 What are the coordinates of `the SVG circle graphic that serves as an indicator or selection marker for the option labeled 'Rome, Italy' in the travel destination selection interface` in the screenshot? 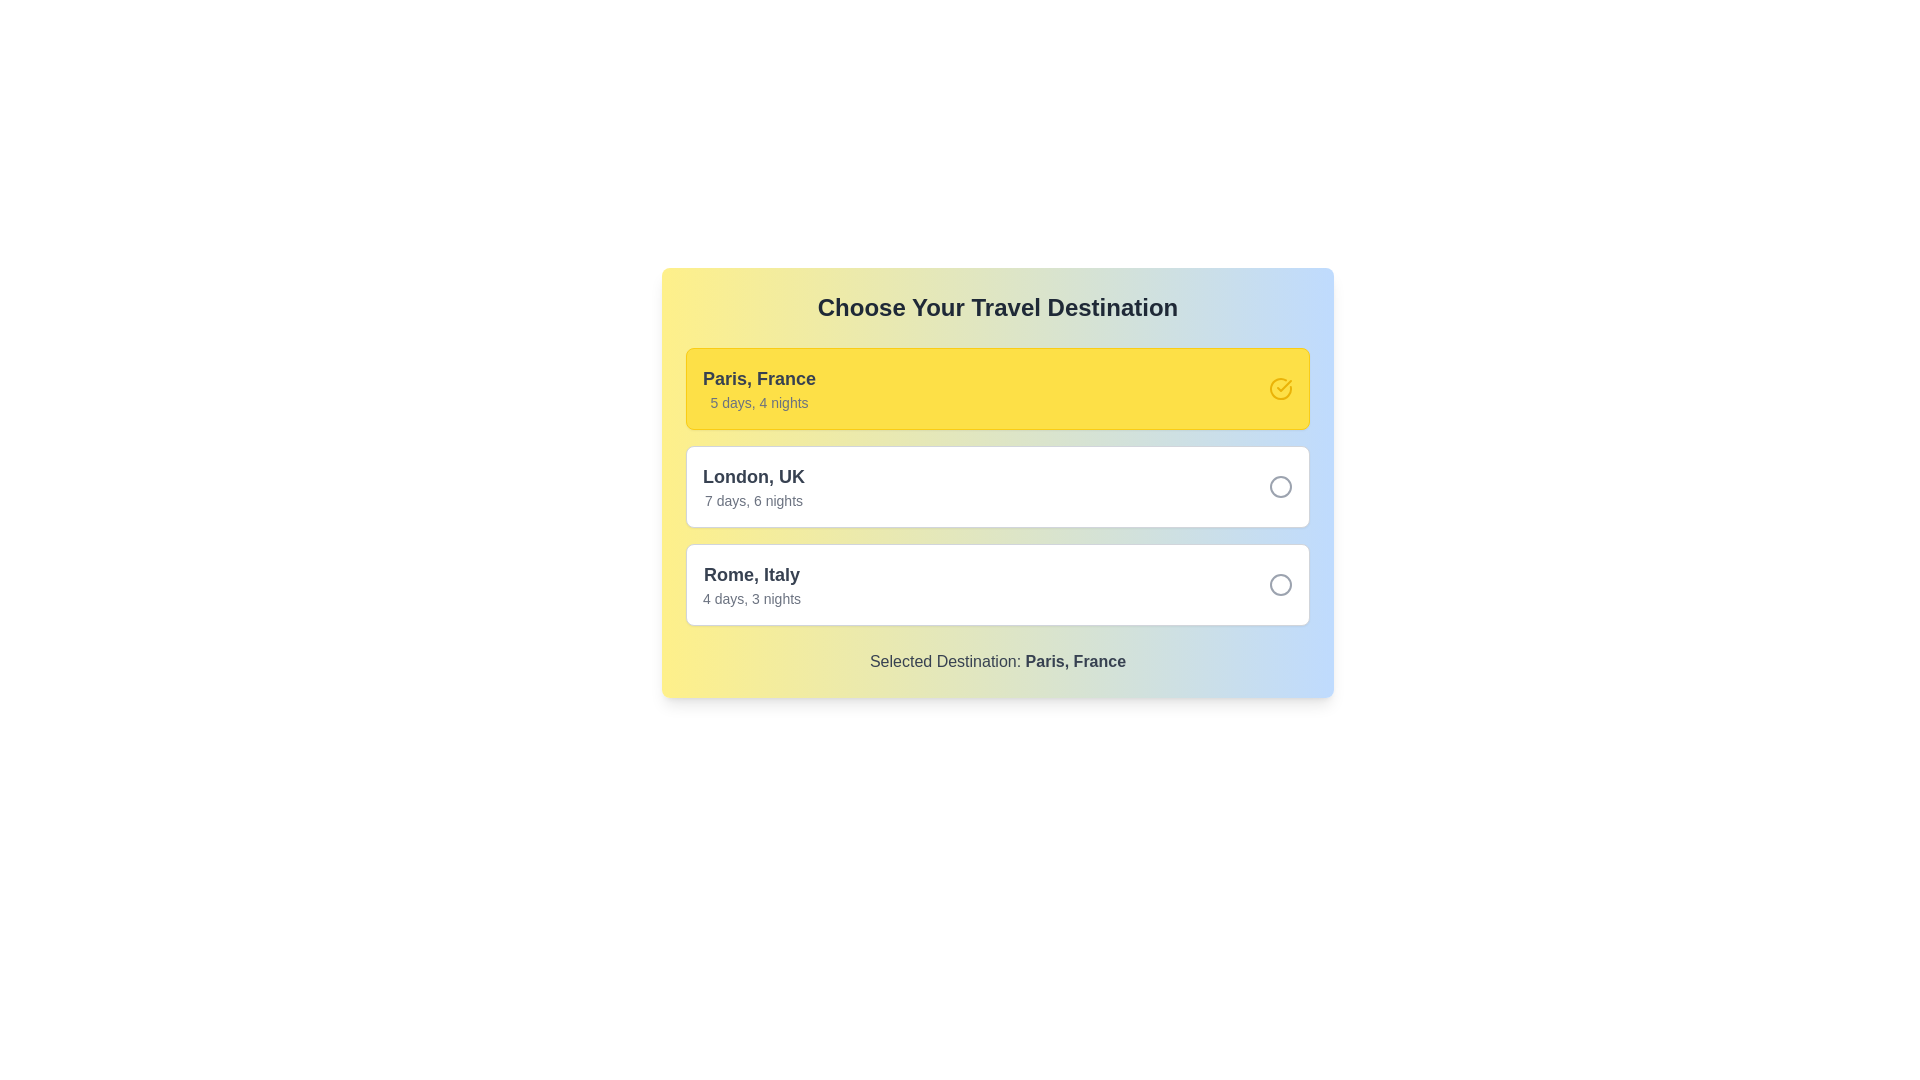 It's located at (1281, 585).